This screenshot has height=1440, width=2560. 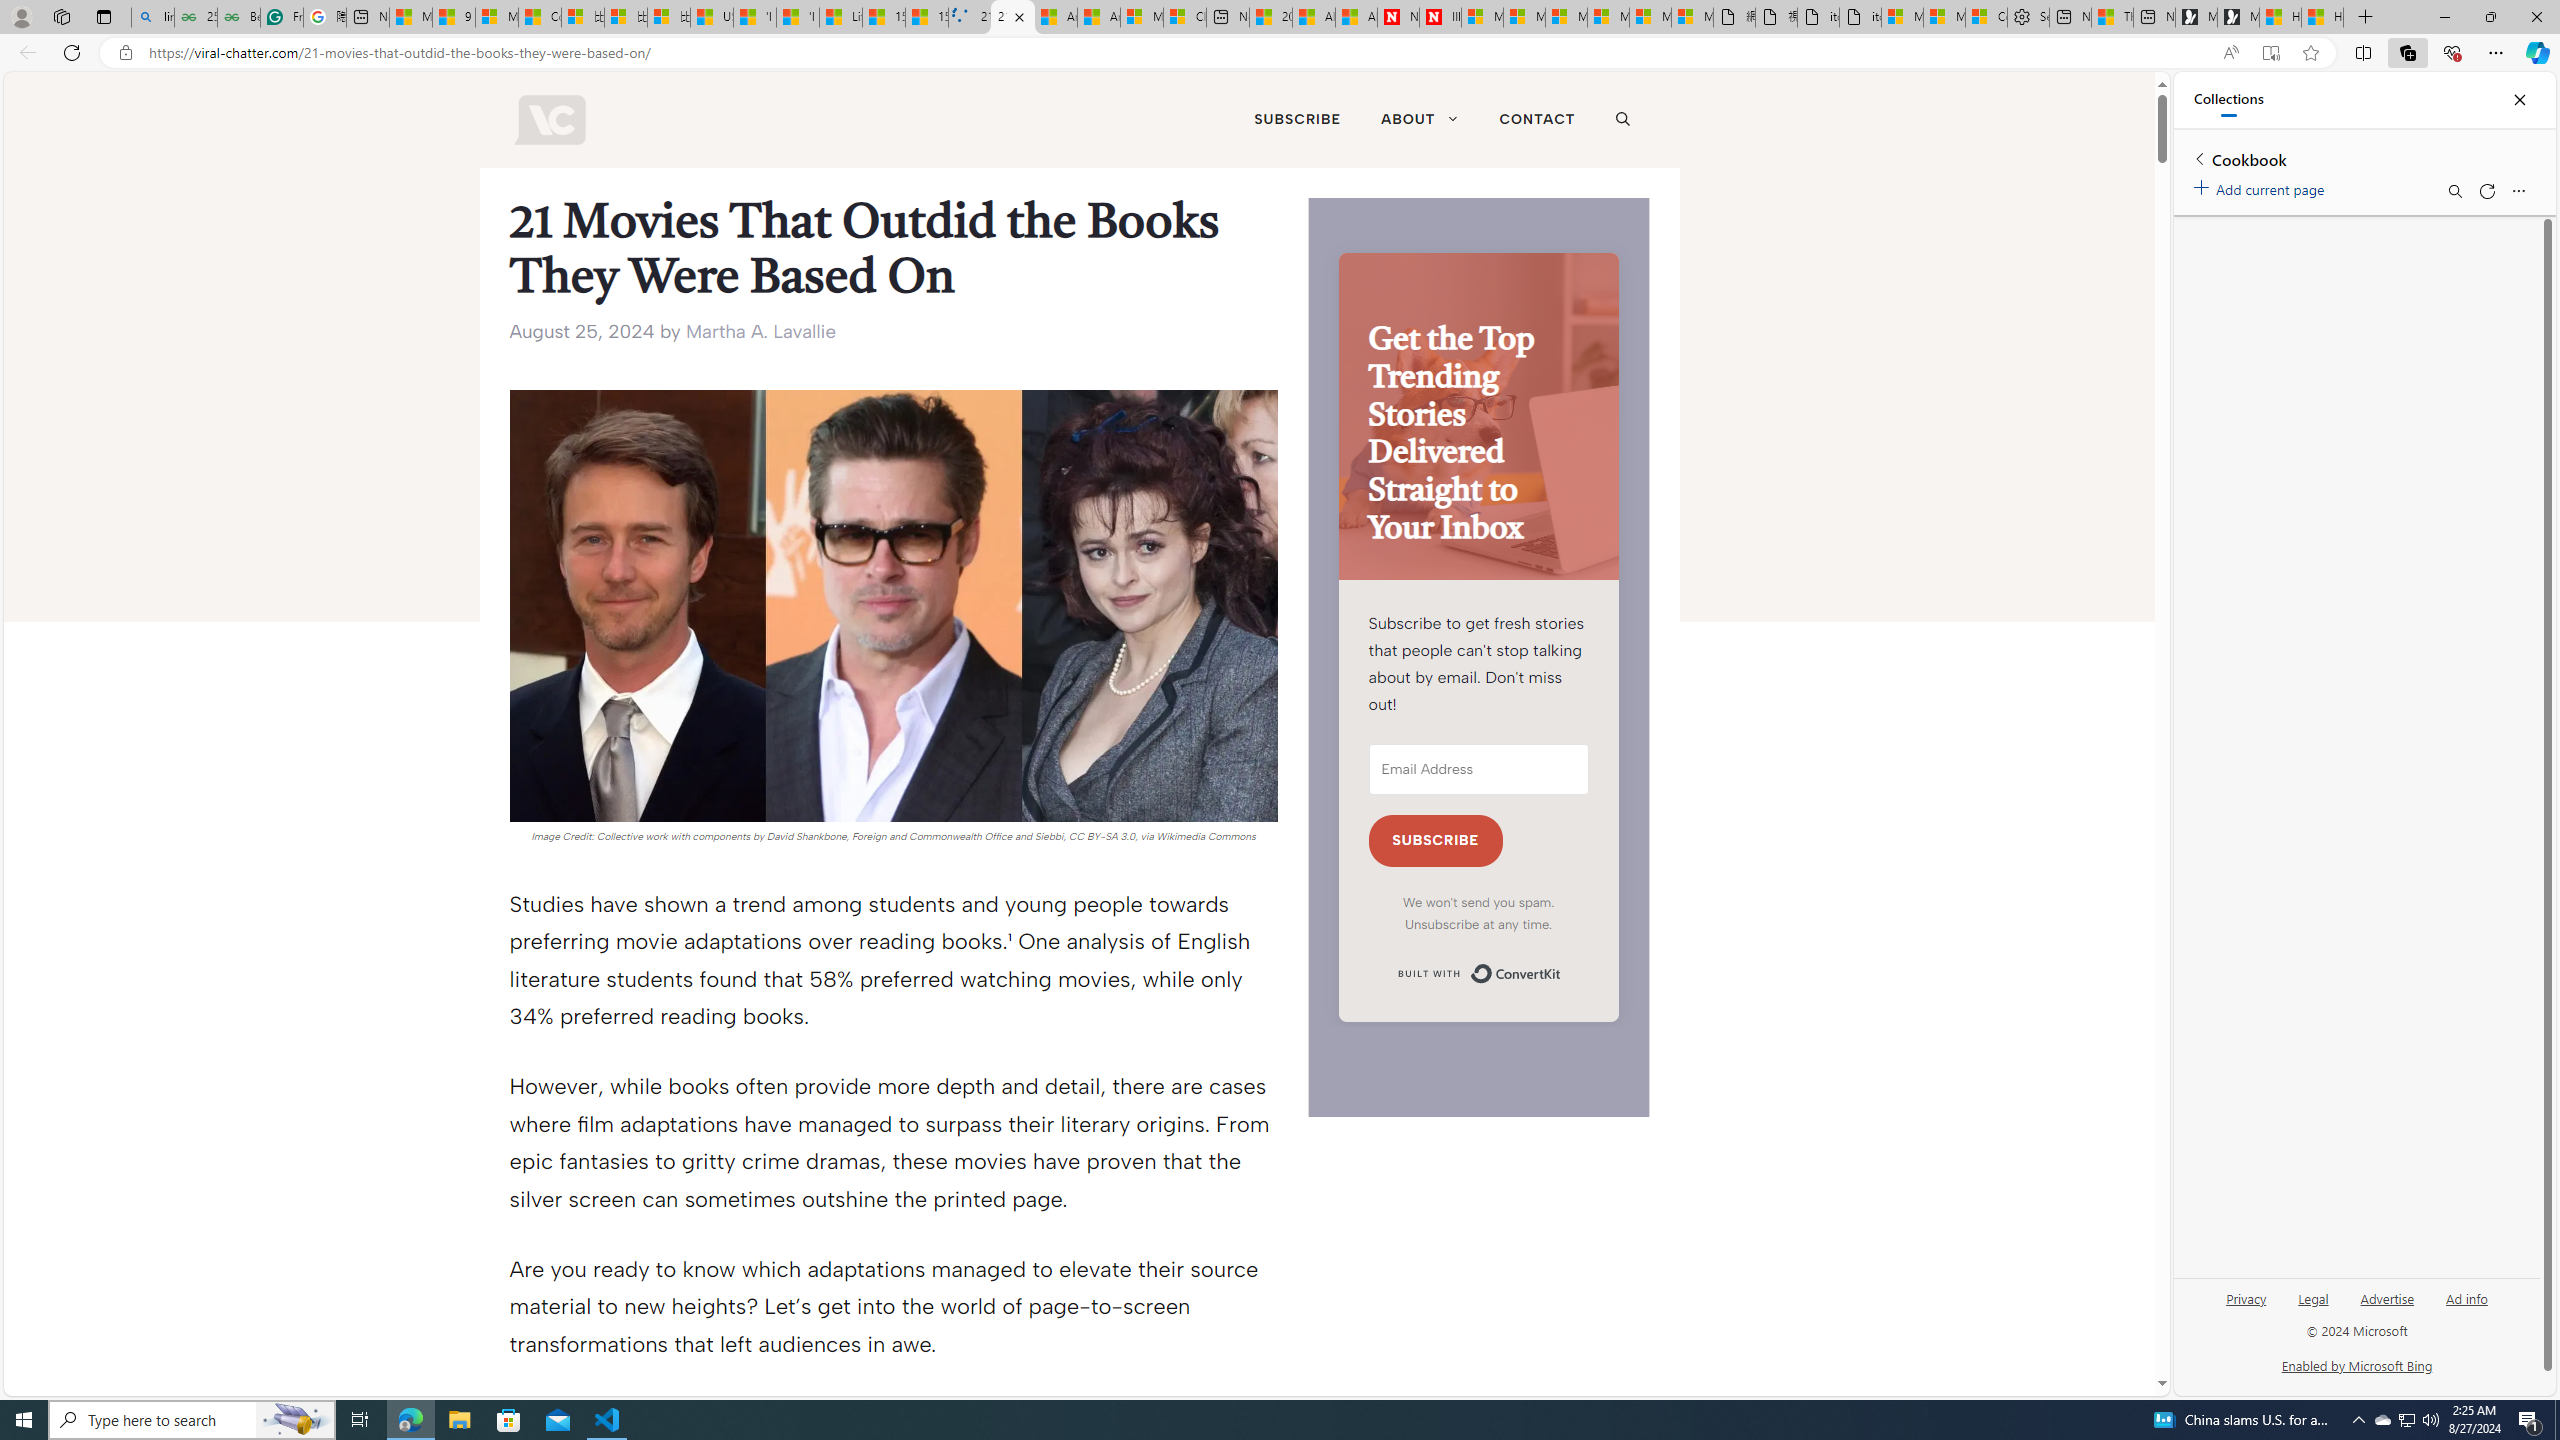 What do you see at coordinates (2198, 158) in the screenshot?
I see `'Back to list of collections'` at bounding box center [2198, 158].